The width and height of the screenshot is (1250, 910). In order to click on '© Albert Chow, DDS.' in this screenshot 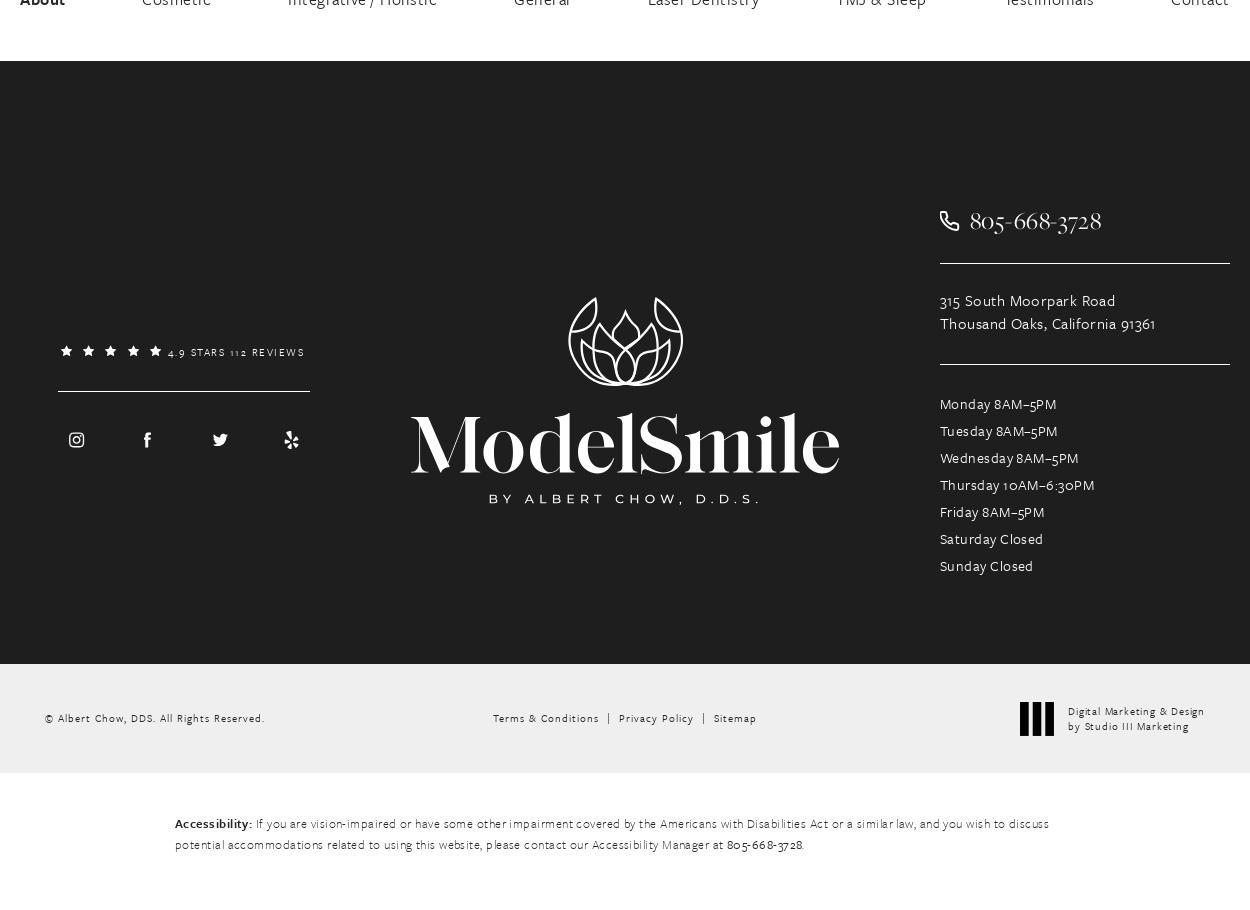, I will do `click(45, 715)`.